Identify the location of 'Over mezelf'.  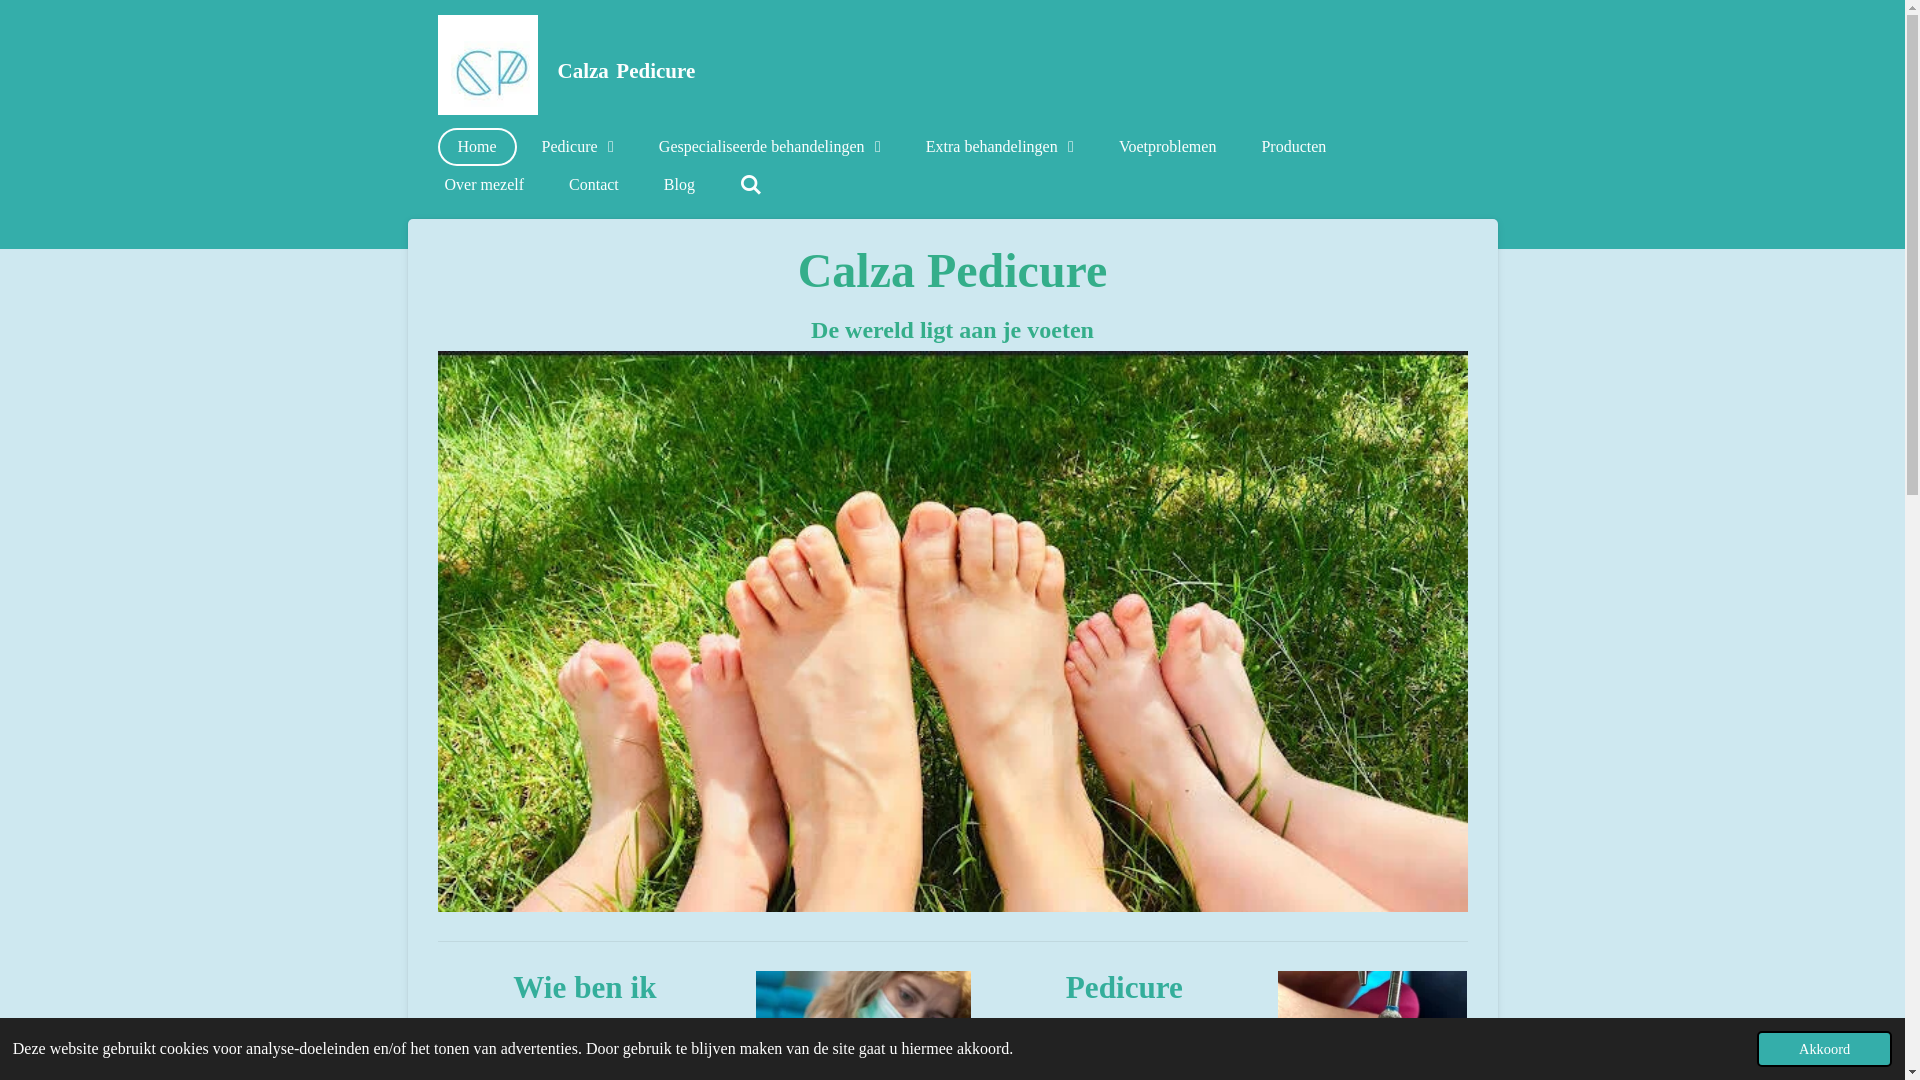
(484, 185).